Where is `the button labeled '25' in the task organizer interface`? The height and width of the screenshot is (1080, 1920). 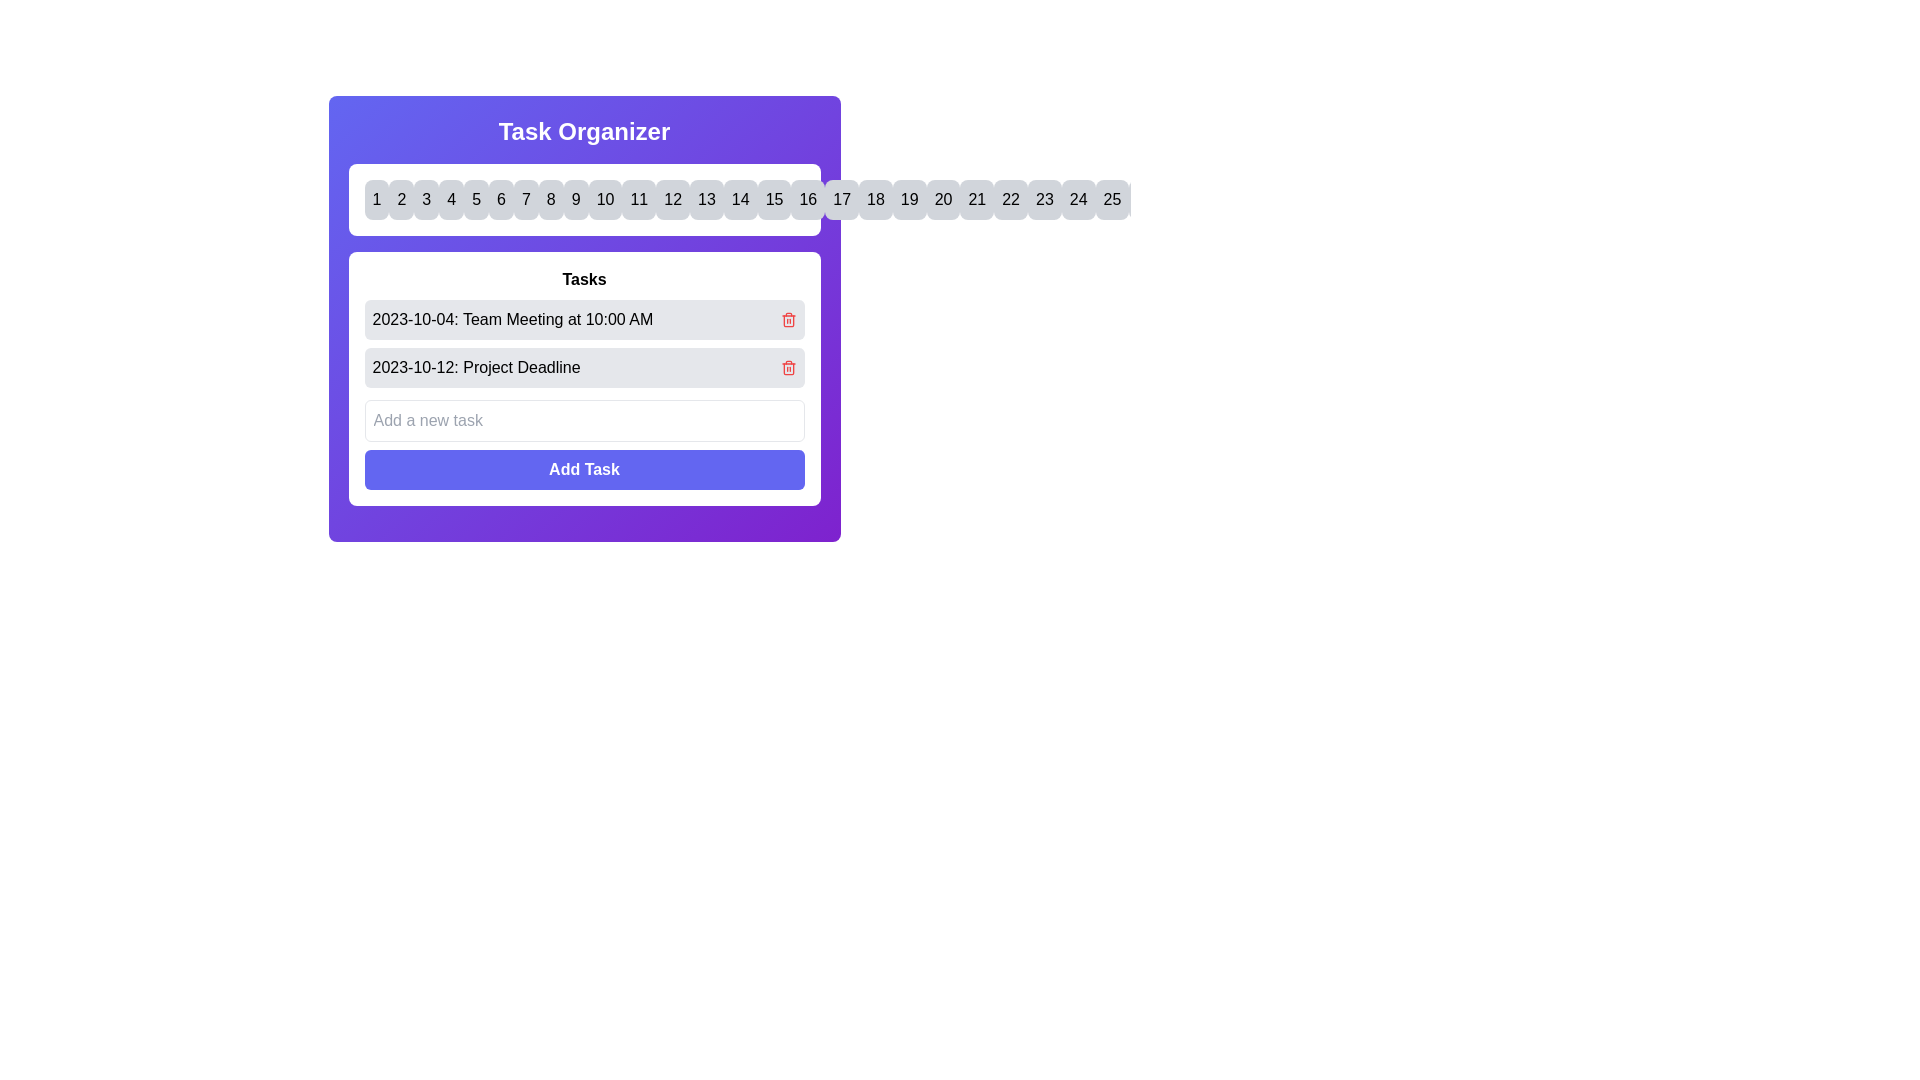
the button labeled '25' in the task organizer interface is located at coordinates (1111, 200).